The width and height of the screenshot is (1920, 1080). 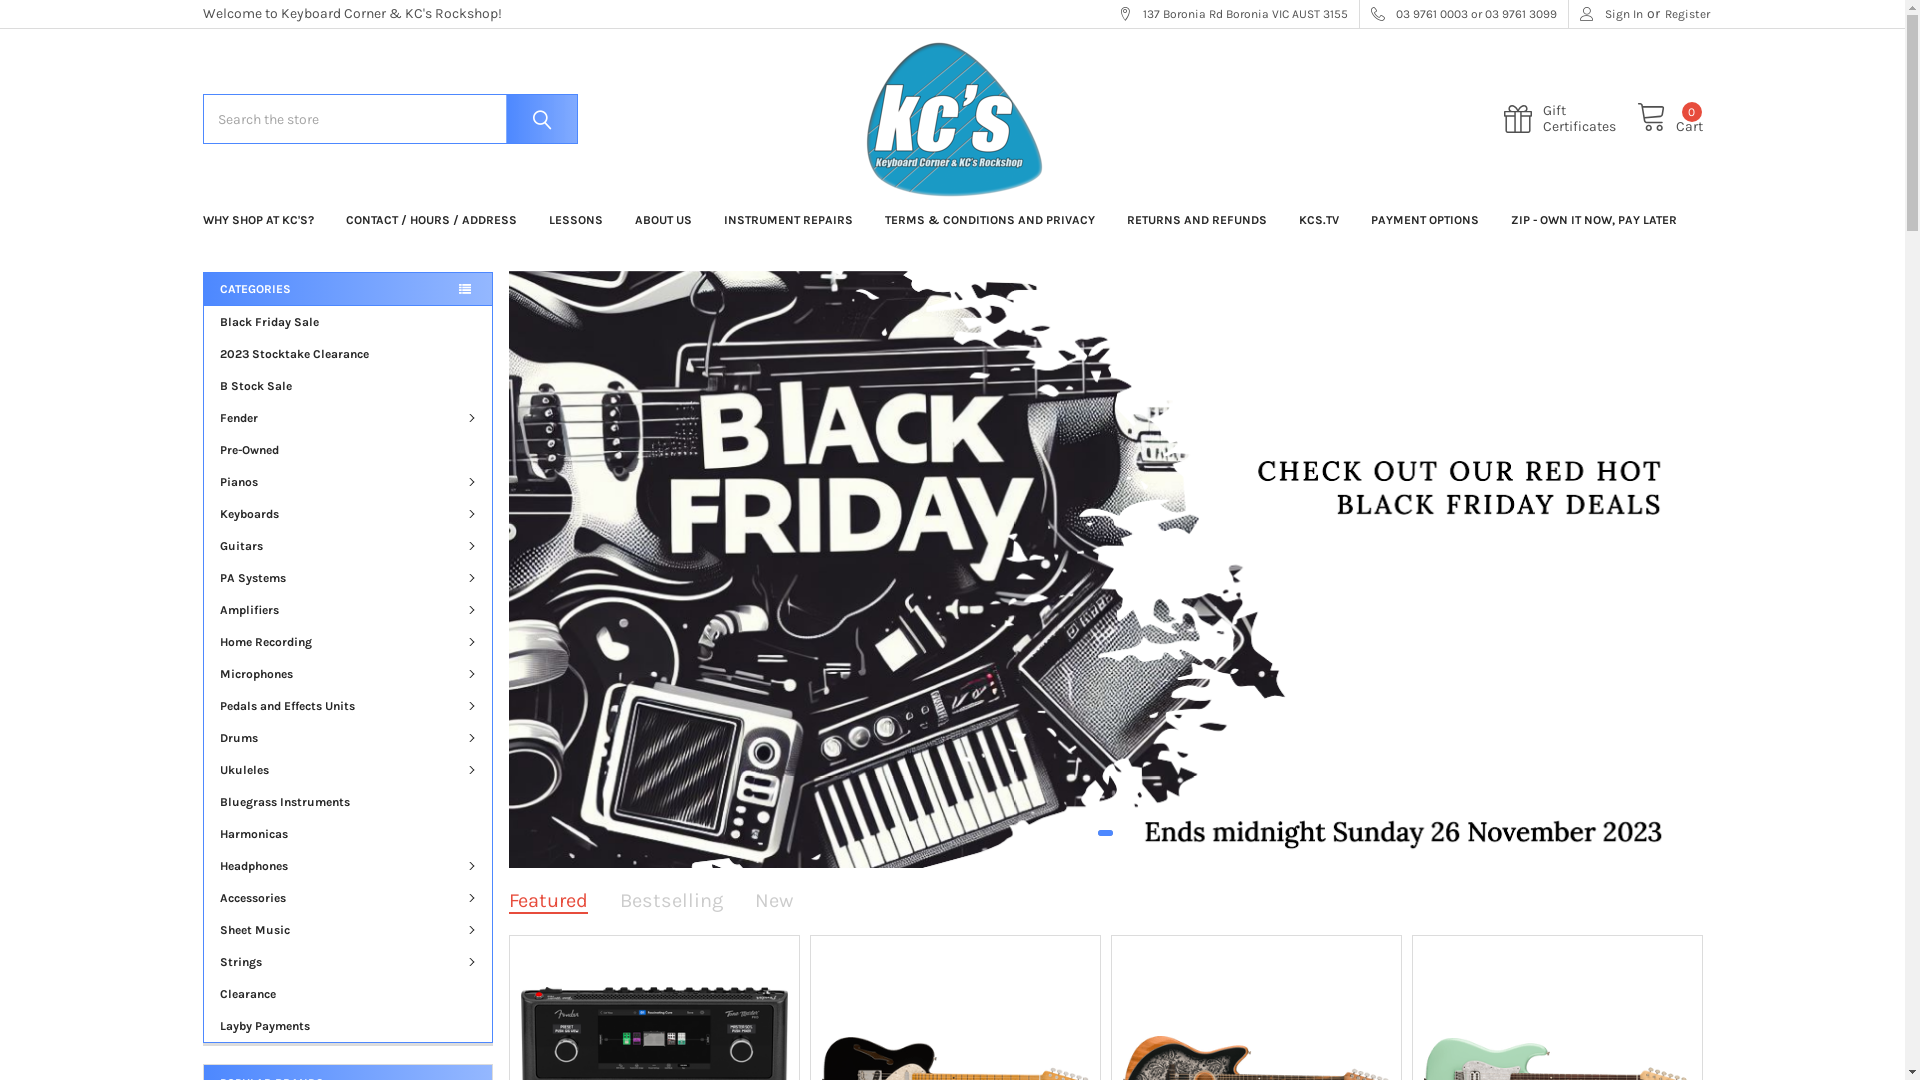 What do you see at coordinates (203, 320) in the screenshot?
I see `'Black Friday Sale'` at bounding box center [203, 320].